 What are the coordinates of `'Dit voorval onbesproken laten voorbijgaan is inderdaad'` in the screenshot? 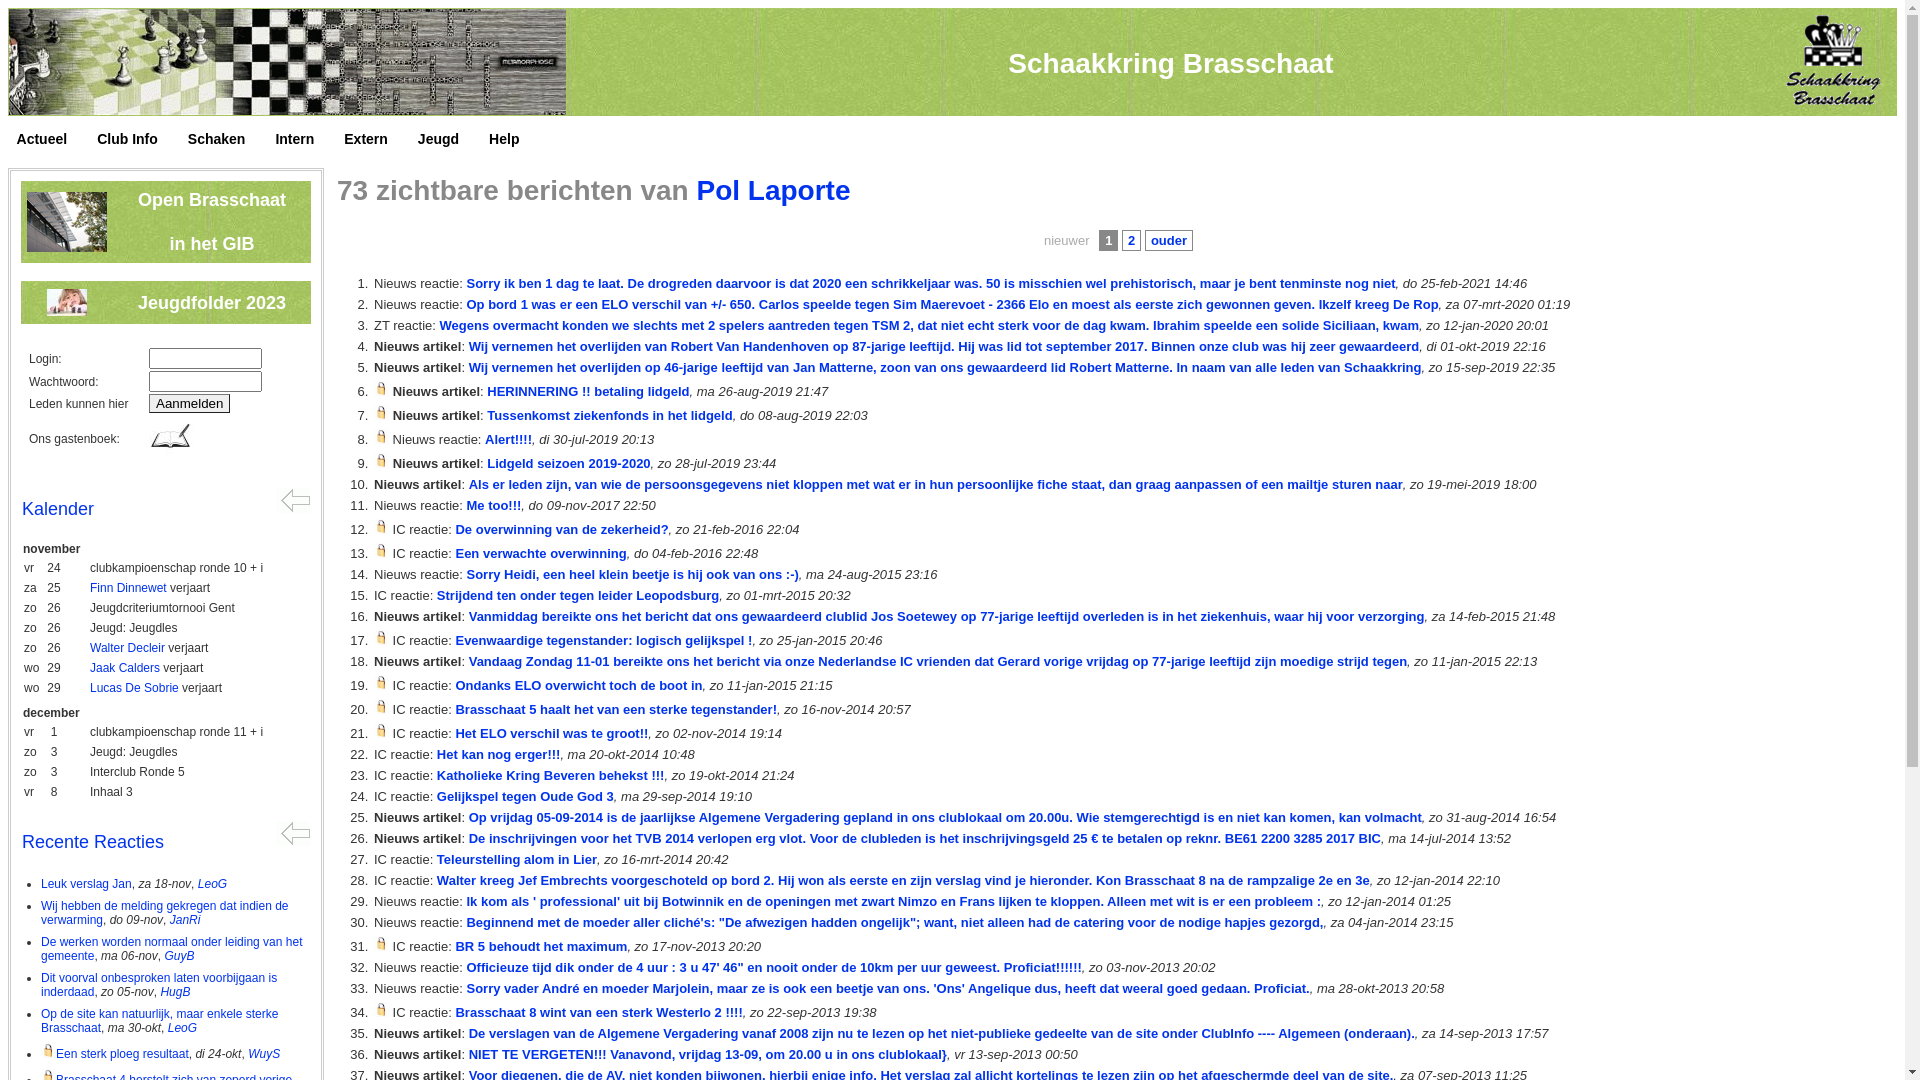 It's located at (157, 983).